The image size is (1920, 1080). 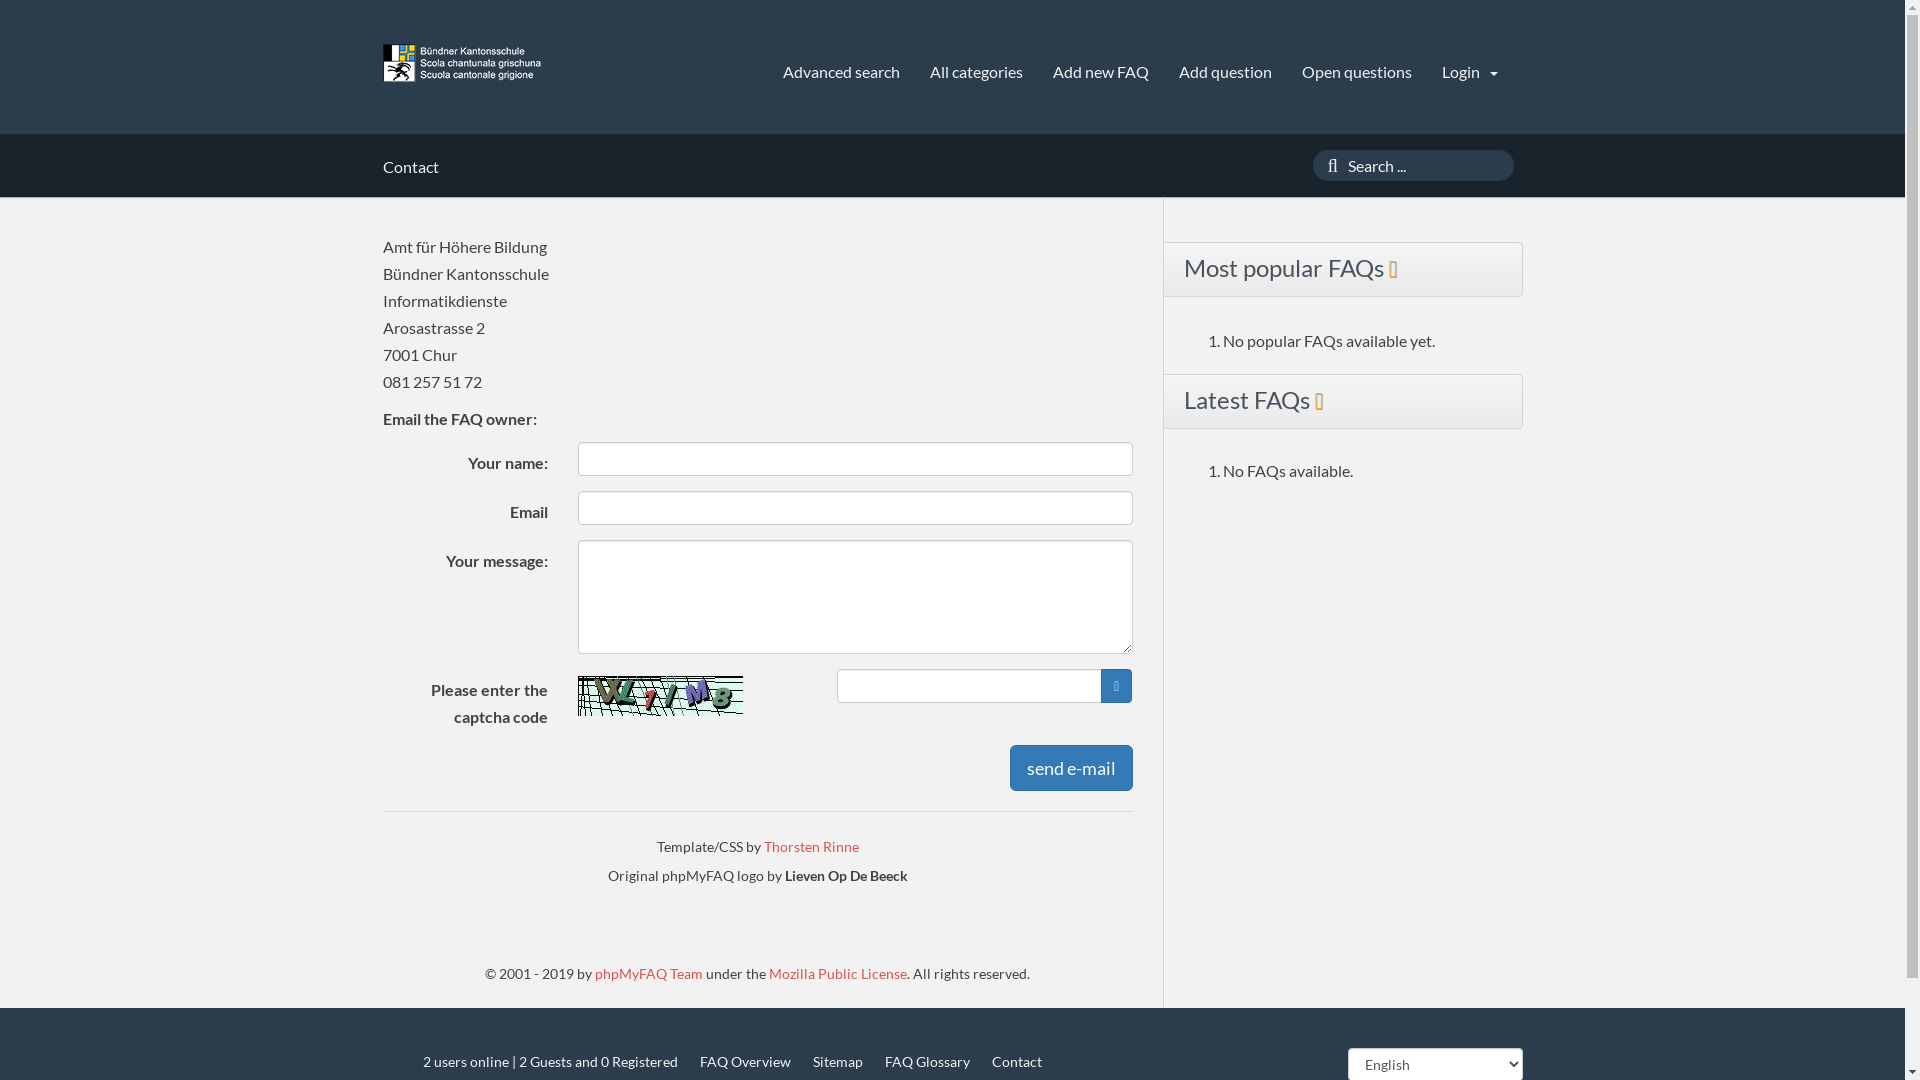 What do you see at coordinates (1357, 71) in the screenshot?
I see `'Open questions'` at bounding box center [1357, 71].